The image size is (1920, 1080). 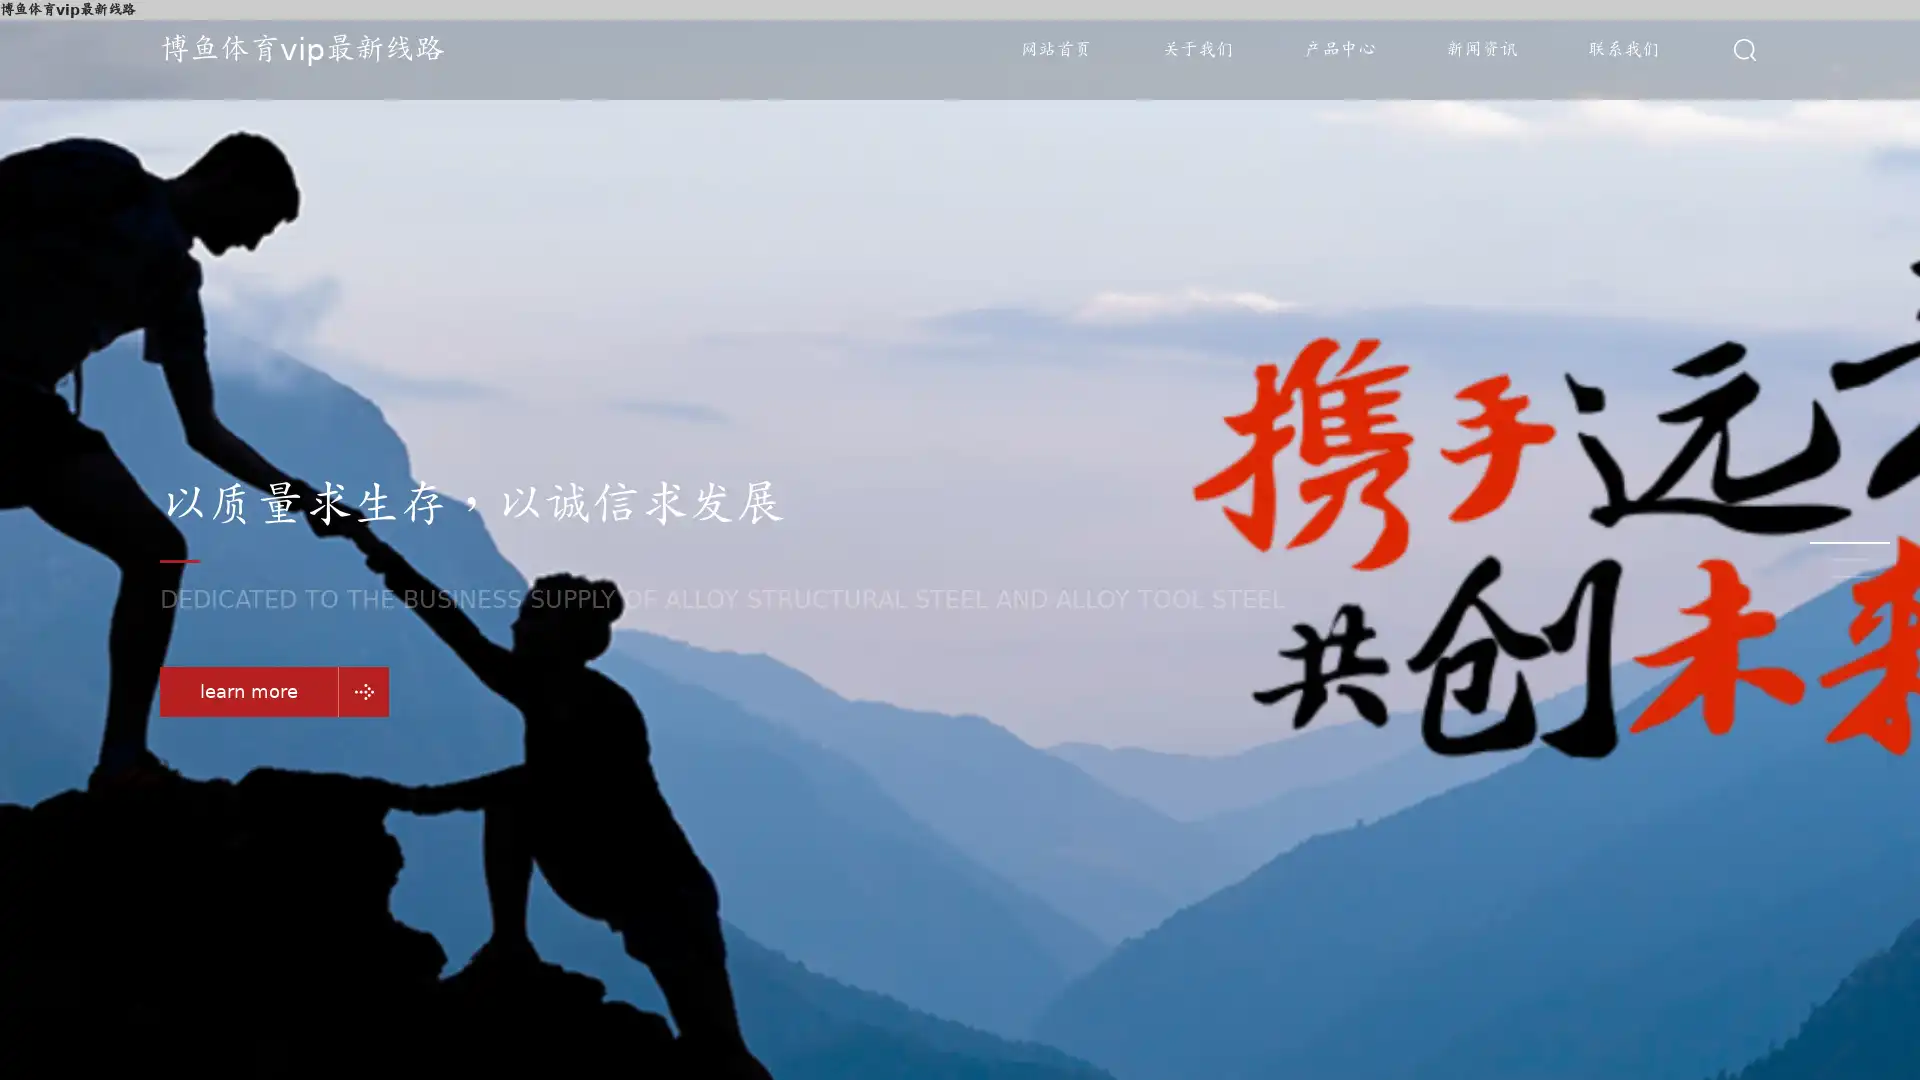 What do you see at coordinates (1848, 559) in the screenshot?
I see `Go to slide 2` at bounding box center [1848, 559].